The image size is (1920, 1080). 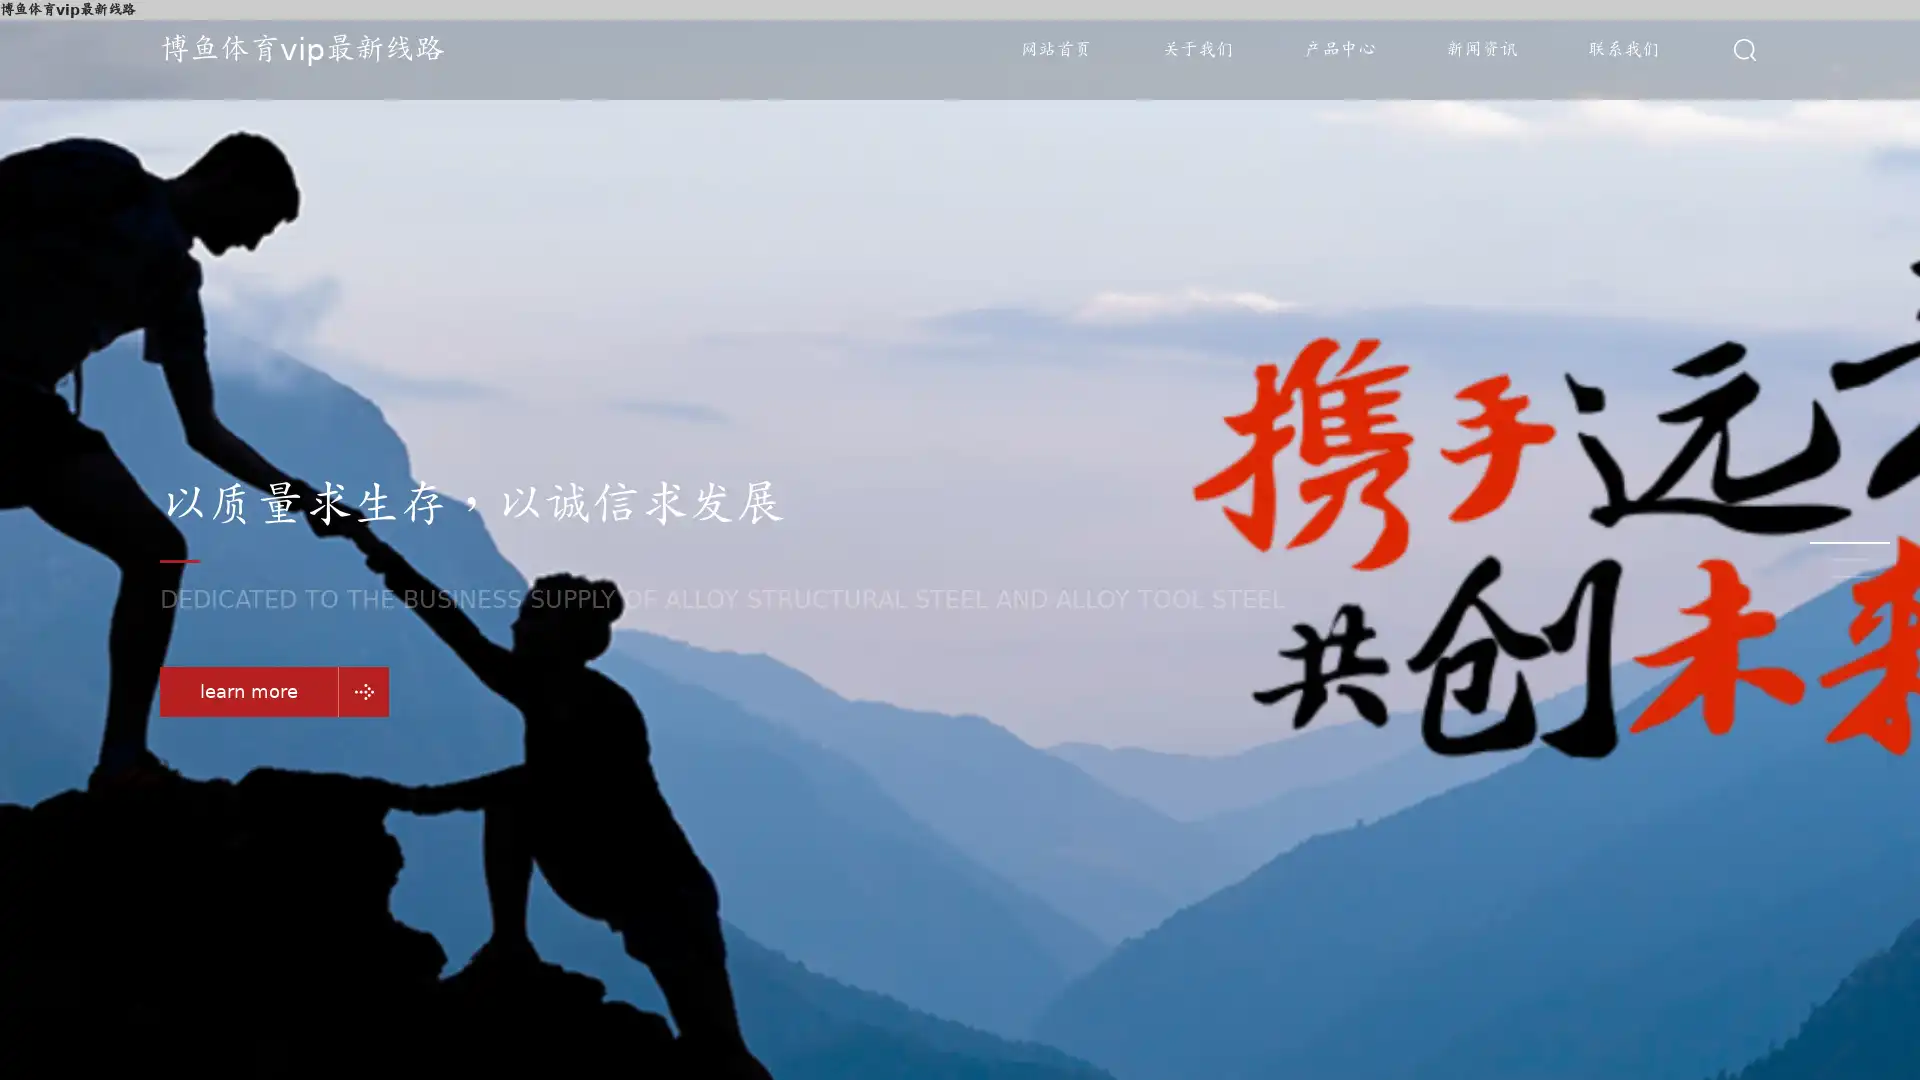 What do you see at coordinates (1848, 559) in the screenshot?
I see `Go to slide 2` at bounding box center [1848, 559].